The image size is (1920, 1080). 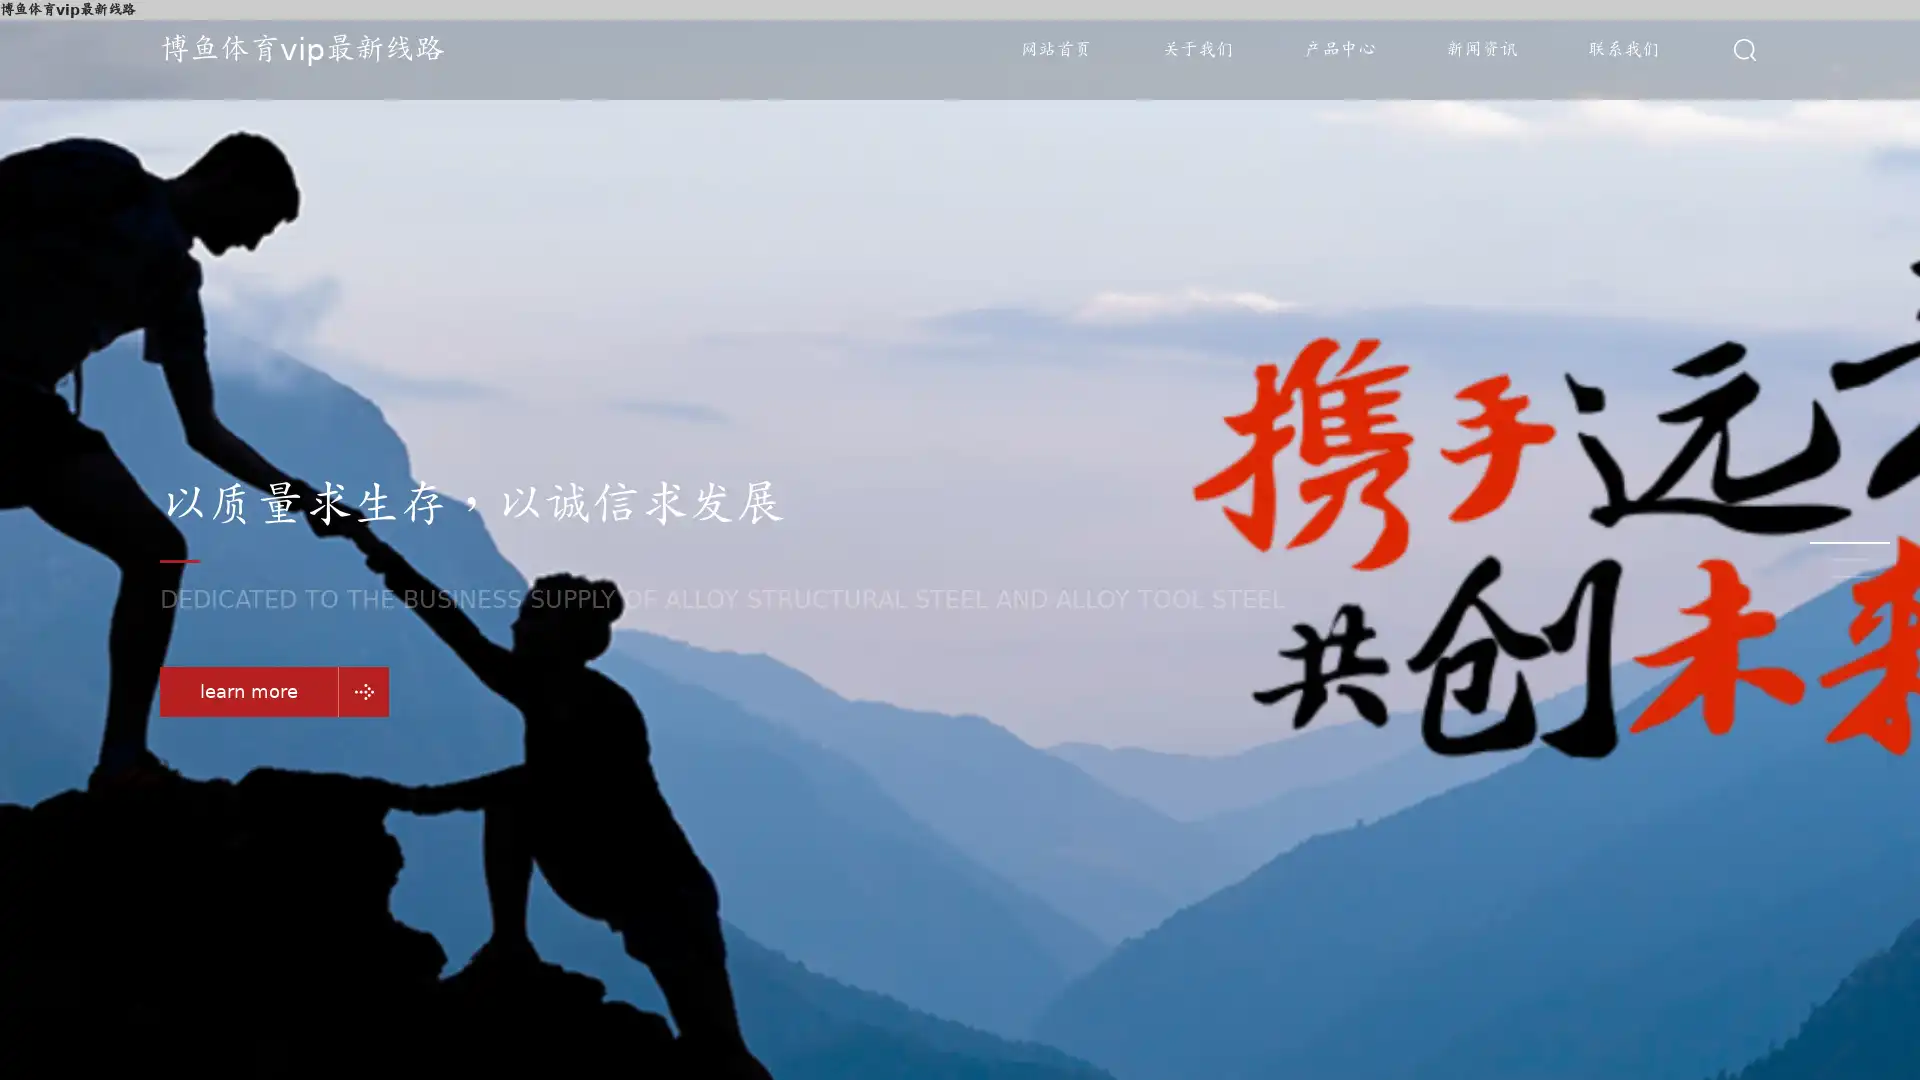 What do you see at coordinates (1848, 559) in the screenshot?
I see `Go to slide 2` at bounding box center [1848, 559].